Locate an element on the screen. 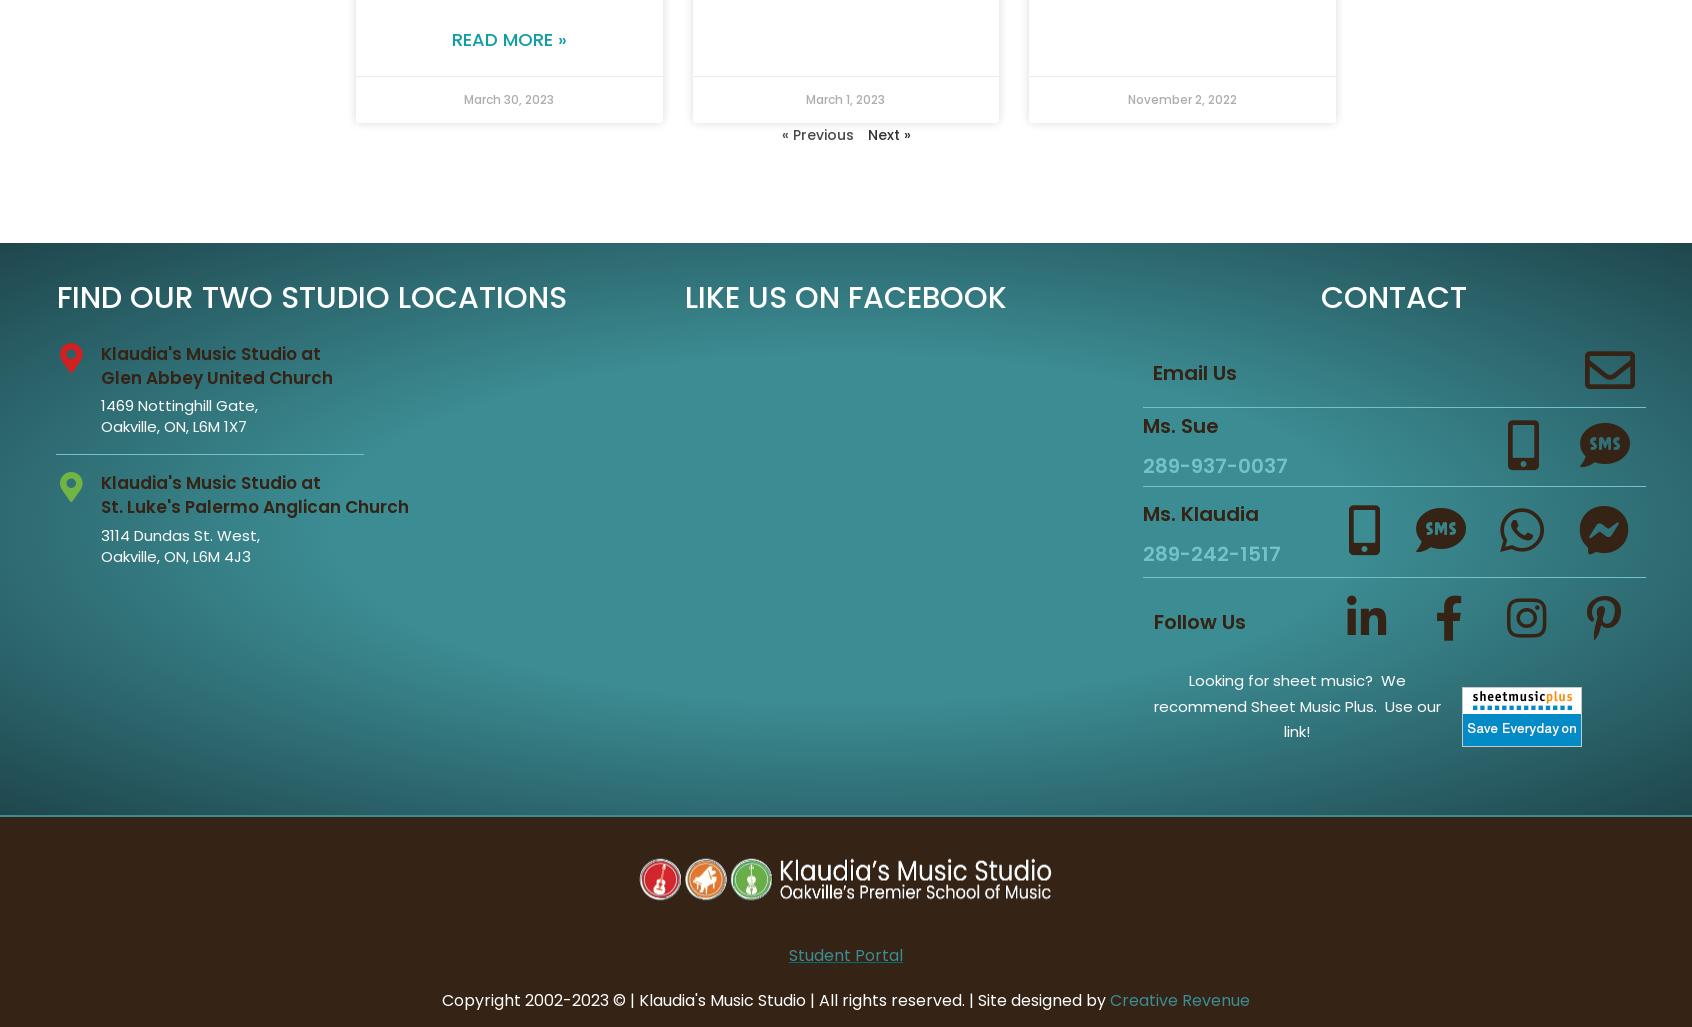 This screenshot has width=1692, height=1027. 'Glen Abbey United Church' is located at coordinates (217, 377).